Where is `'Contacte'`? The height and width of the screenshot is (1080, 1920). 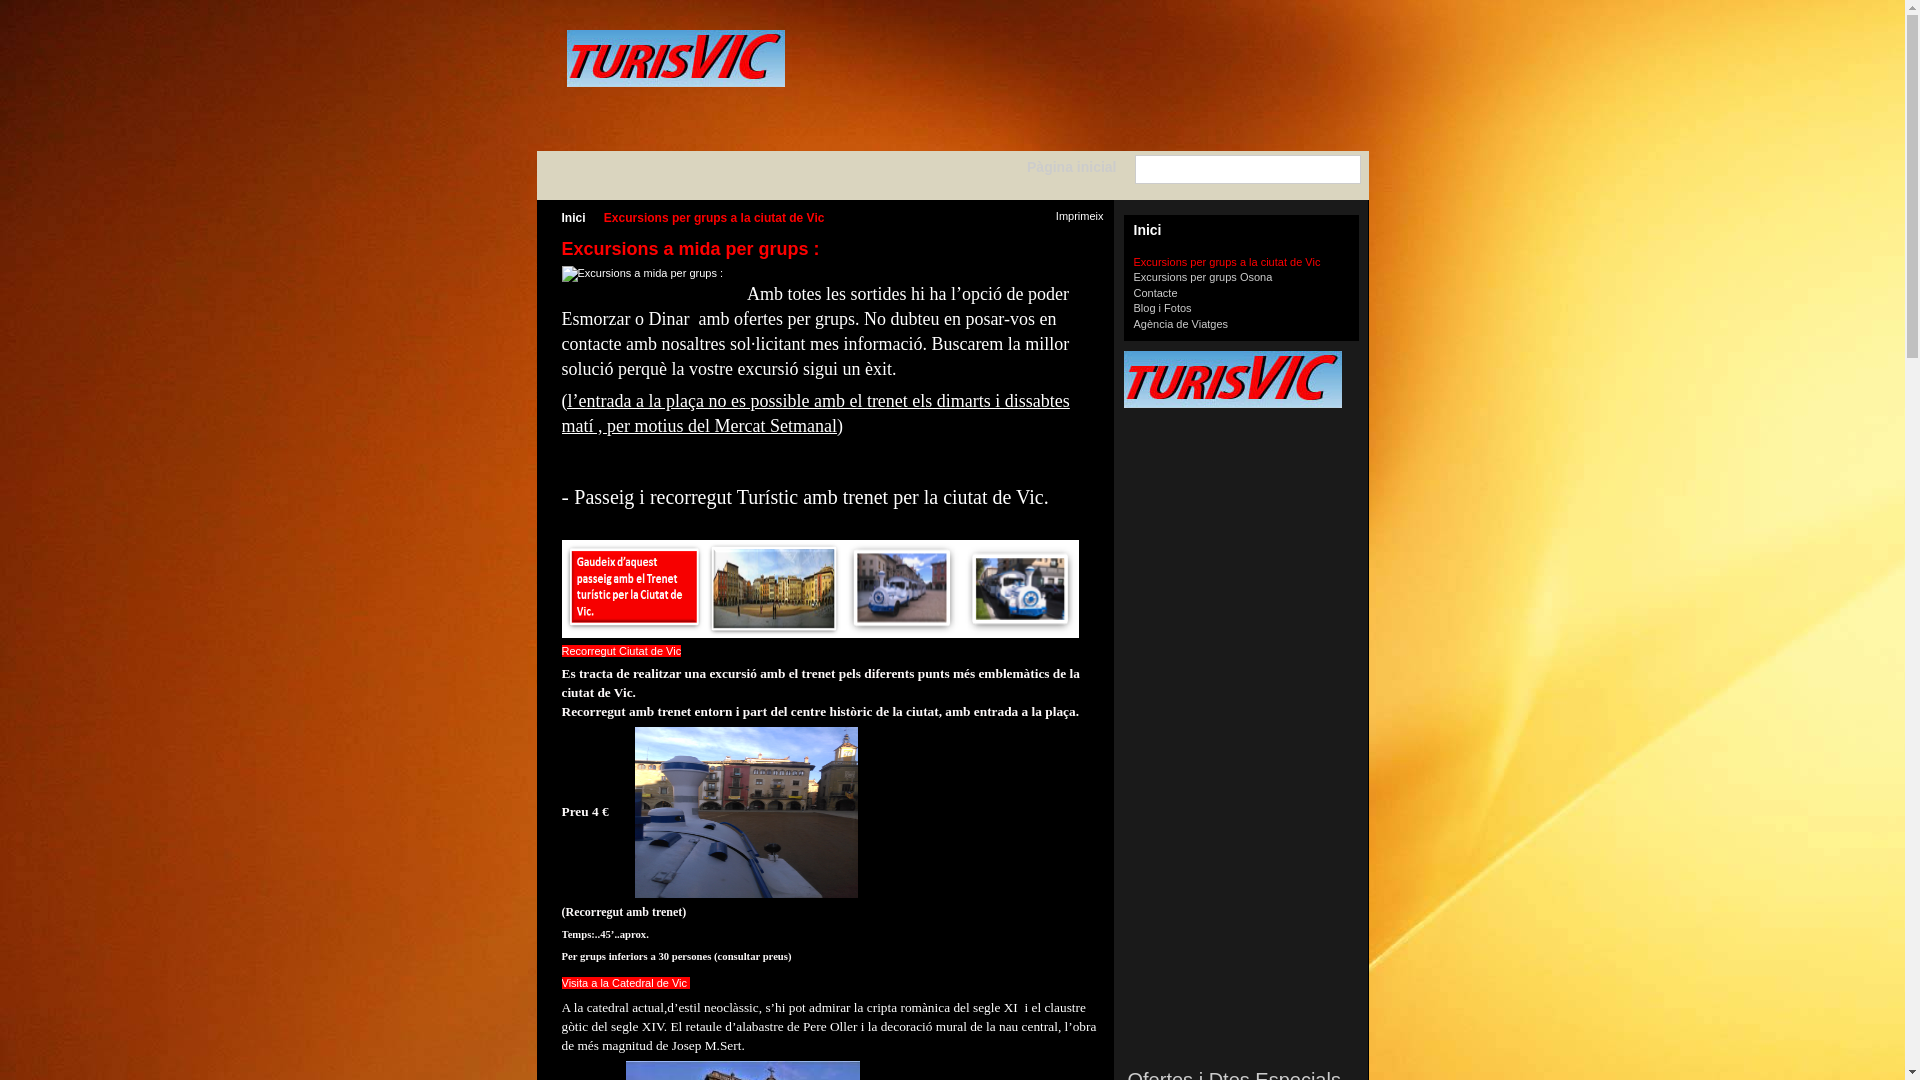 'Contacte' is located at coordinates (1156, 293).